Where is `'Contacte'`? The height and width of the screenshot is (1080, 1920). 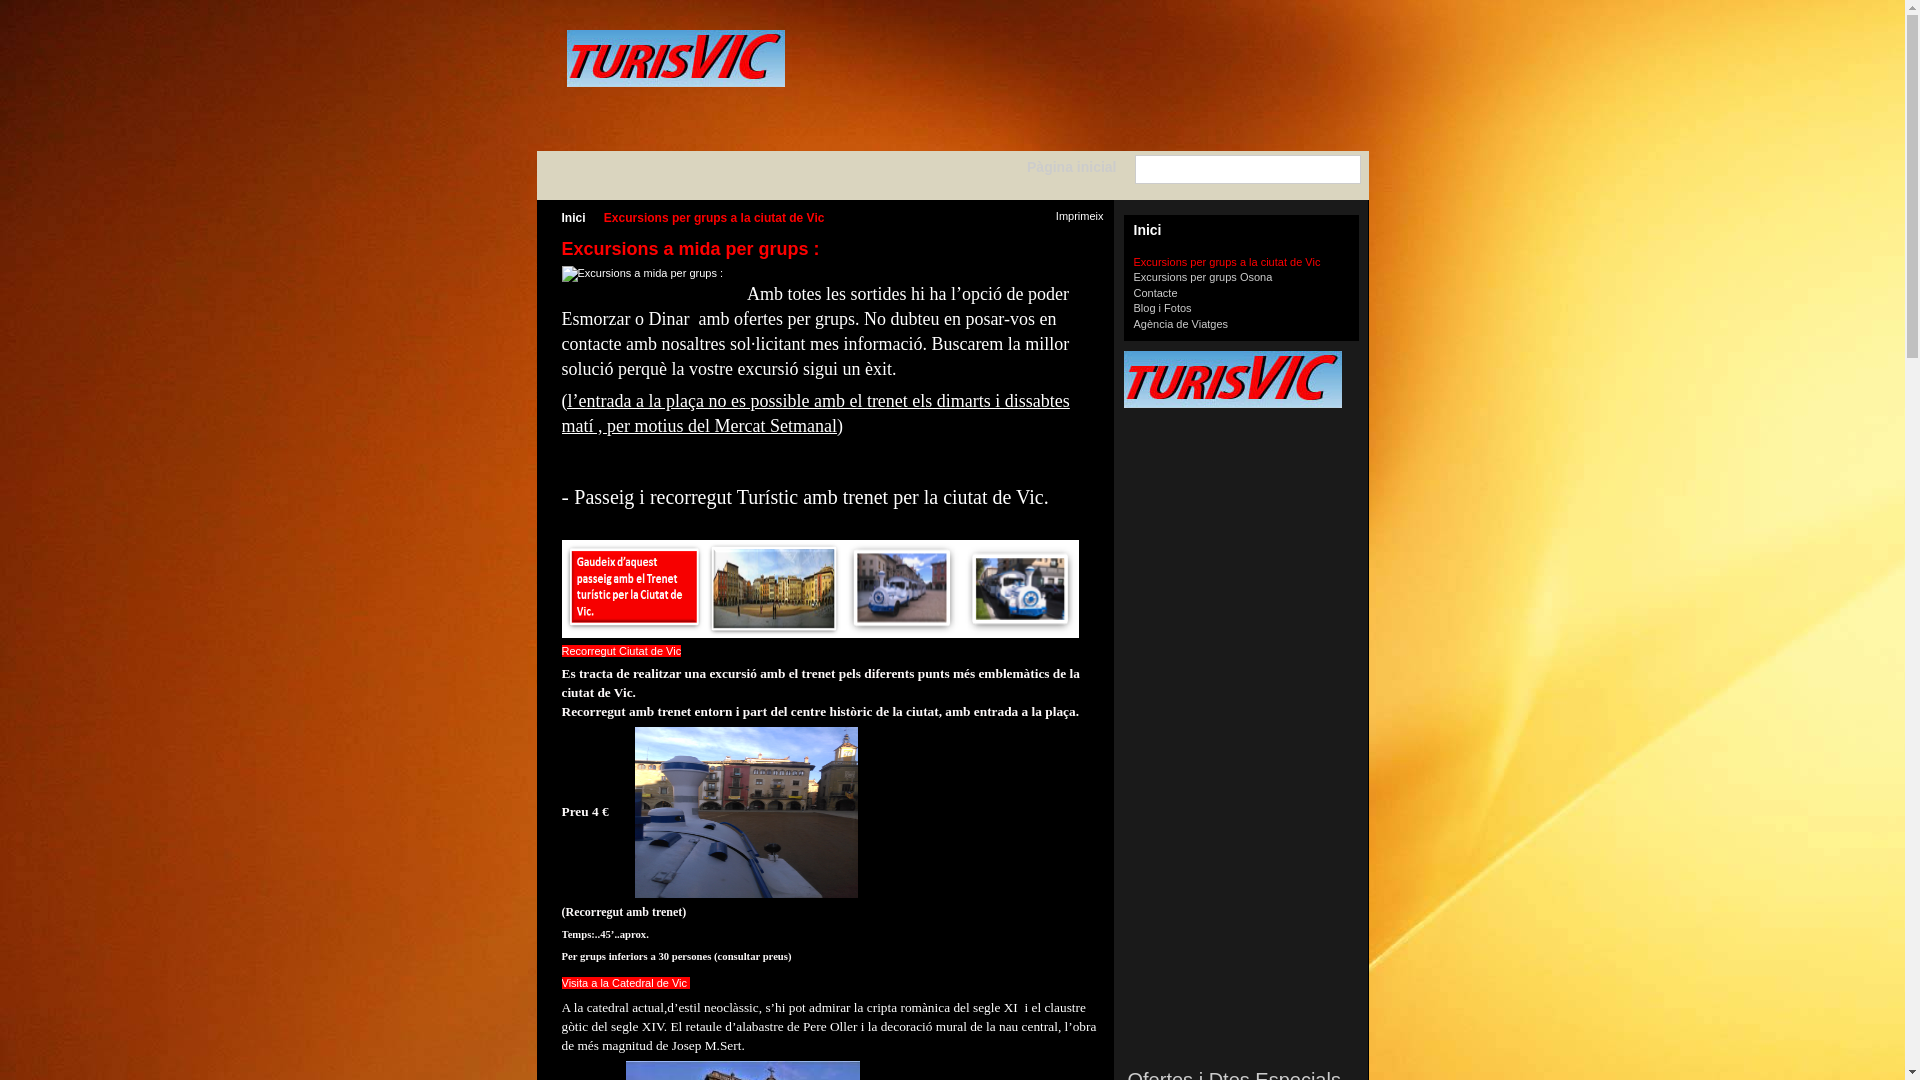 'Contacte' is located at coordinates (1156, 293).